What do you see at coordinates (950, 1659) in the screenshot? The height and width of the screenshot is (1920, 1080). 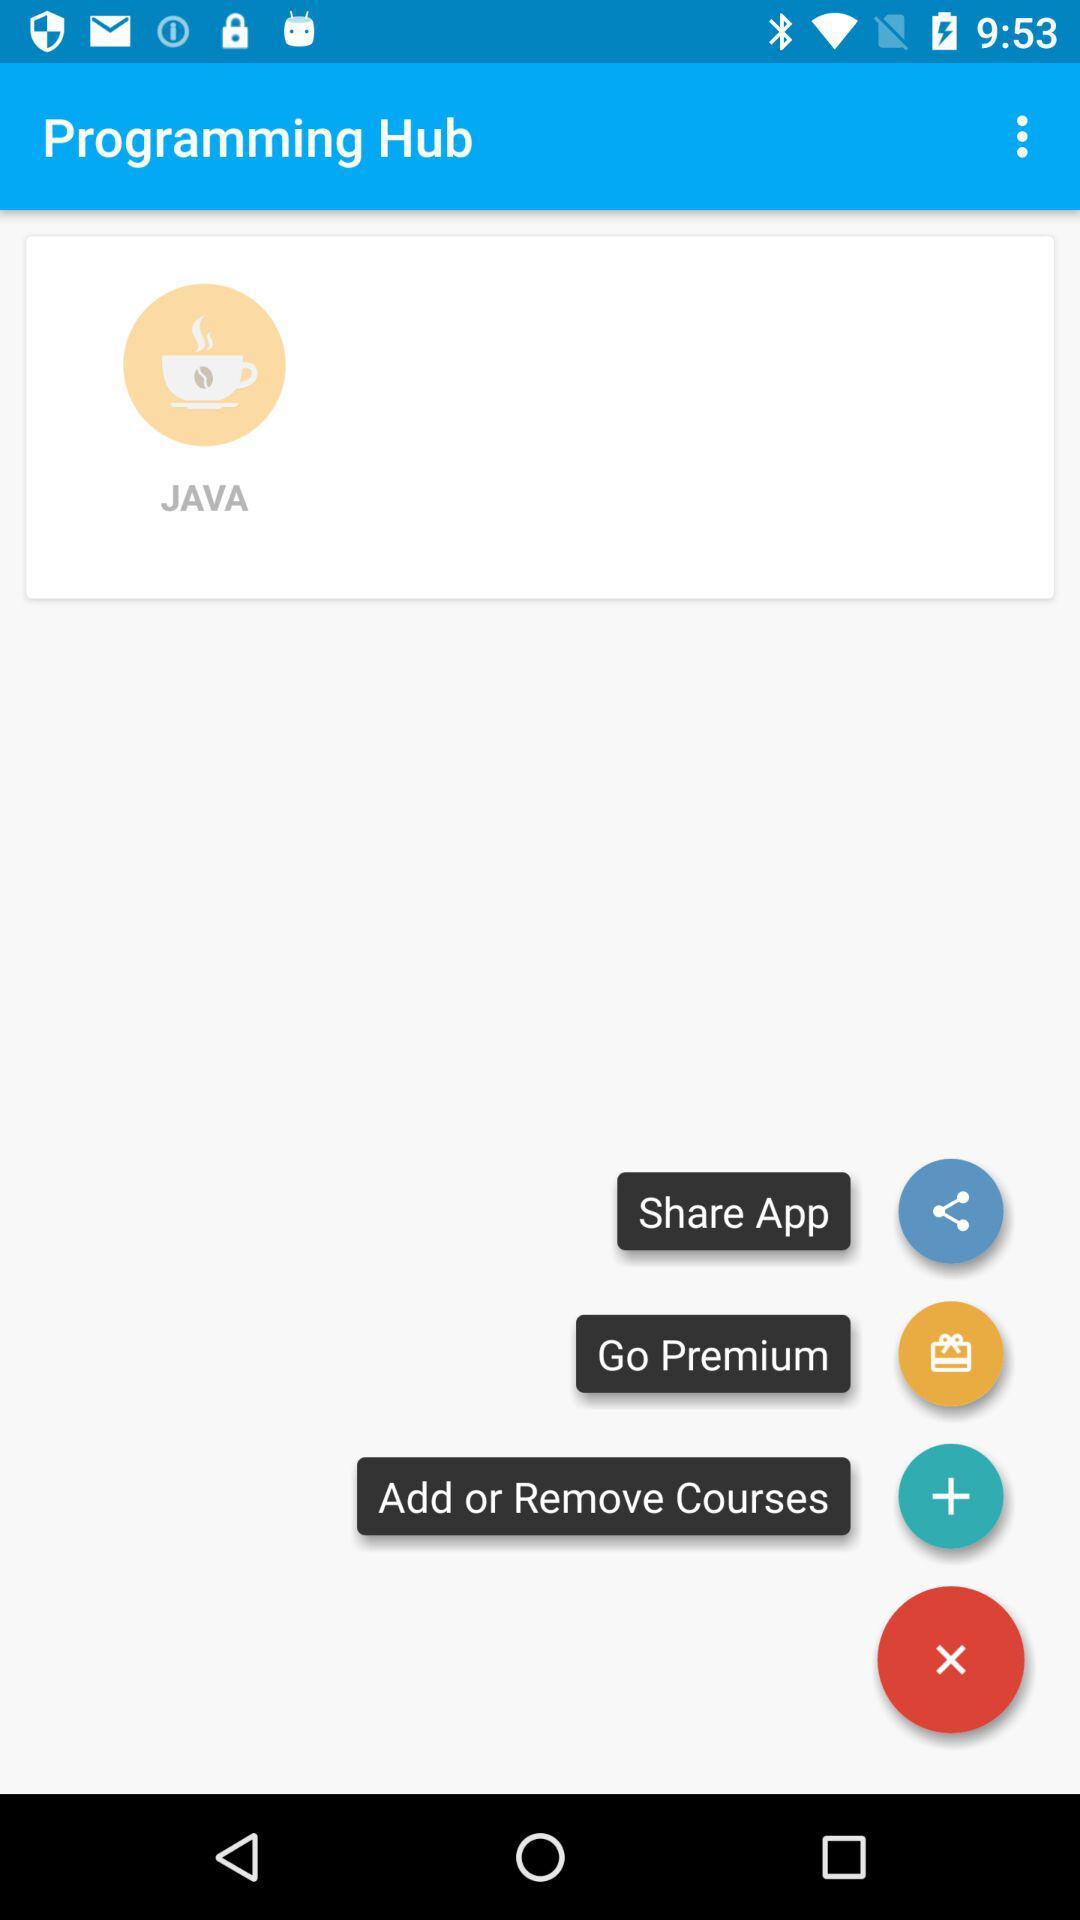 I see `close` at bounding box center [950, 1659].